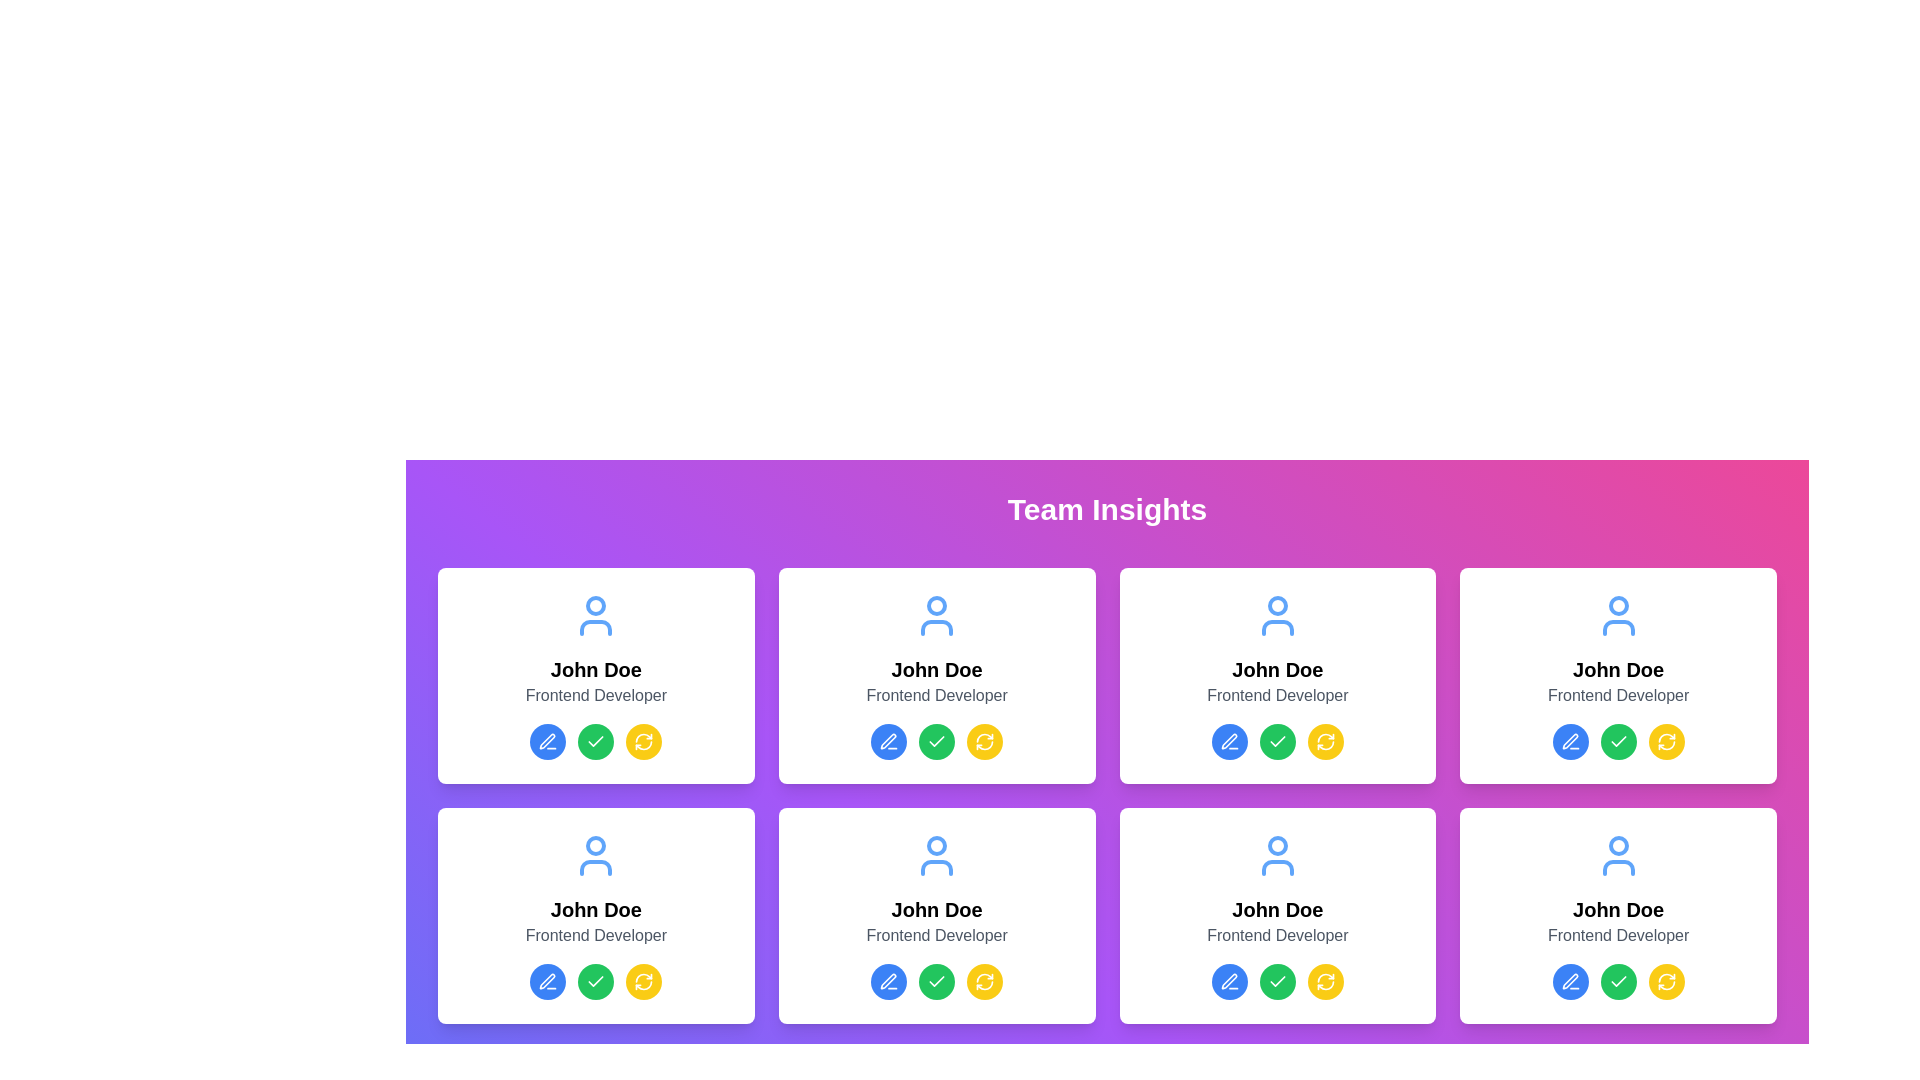 Image resolution: width=1920 pixels, height=1080 pixels. Describe the element at coordinates (1618, 694) in the screenshot. I see `the Text Display element showing the job title 'Frontend Developer' located below 'John Doe'` at that location.